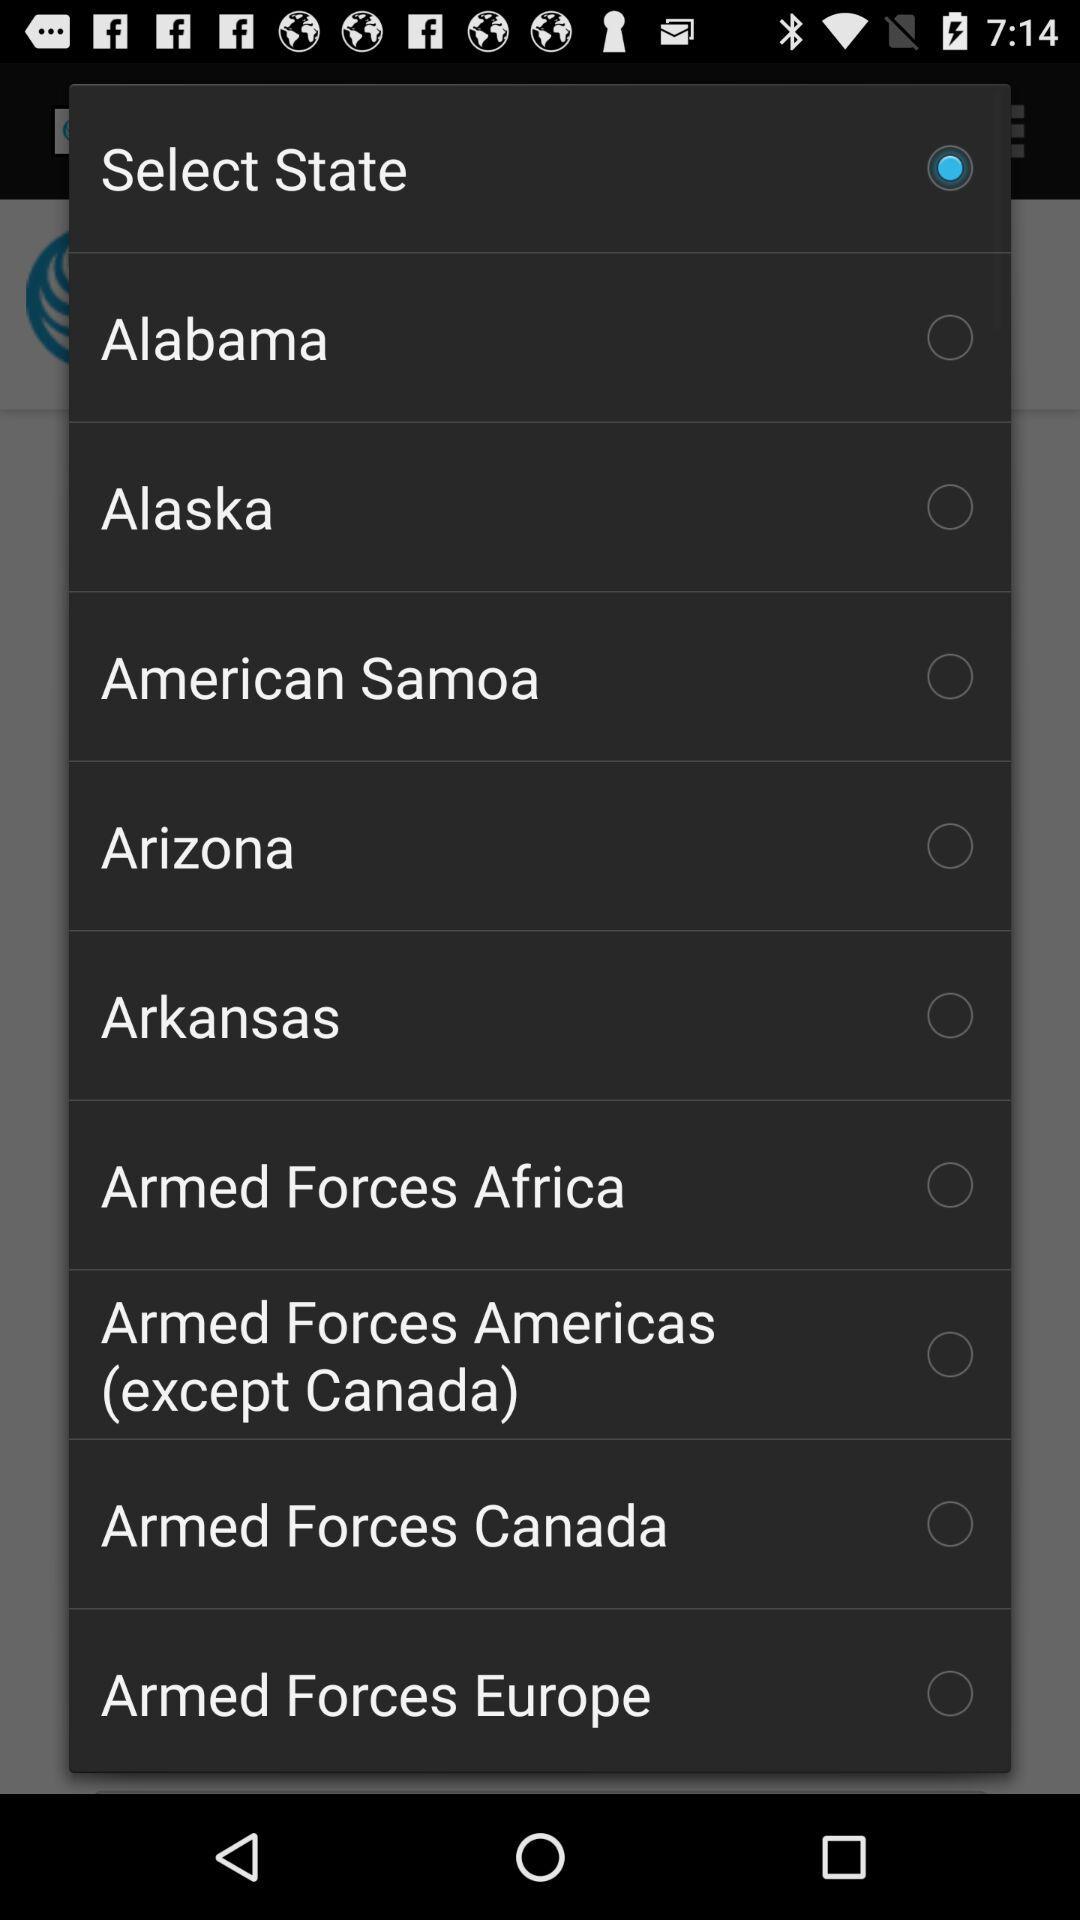 The width and height of the screenshot is (1080, 1920). What do you see at coordinates (540, 337) in the screenshot?
I see `the alabama item` at bounding box center [540, 337].